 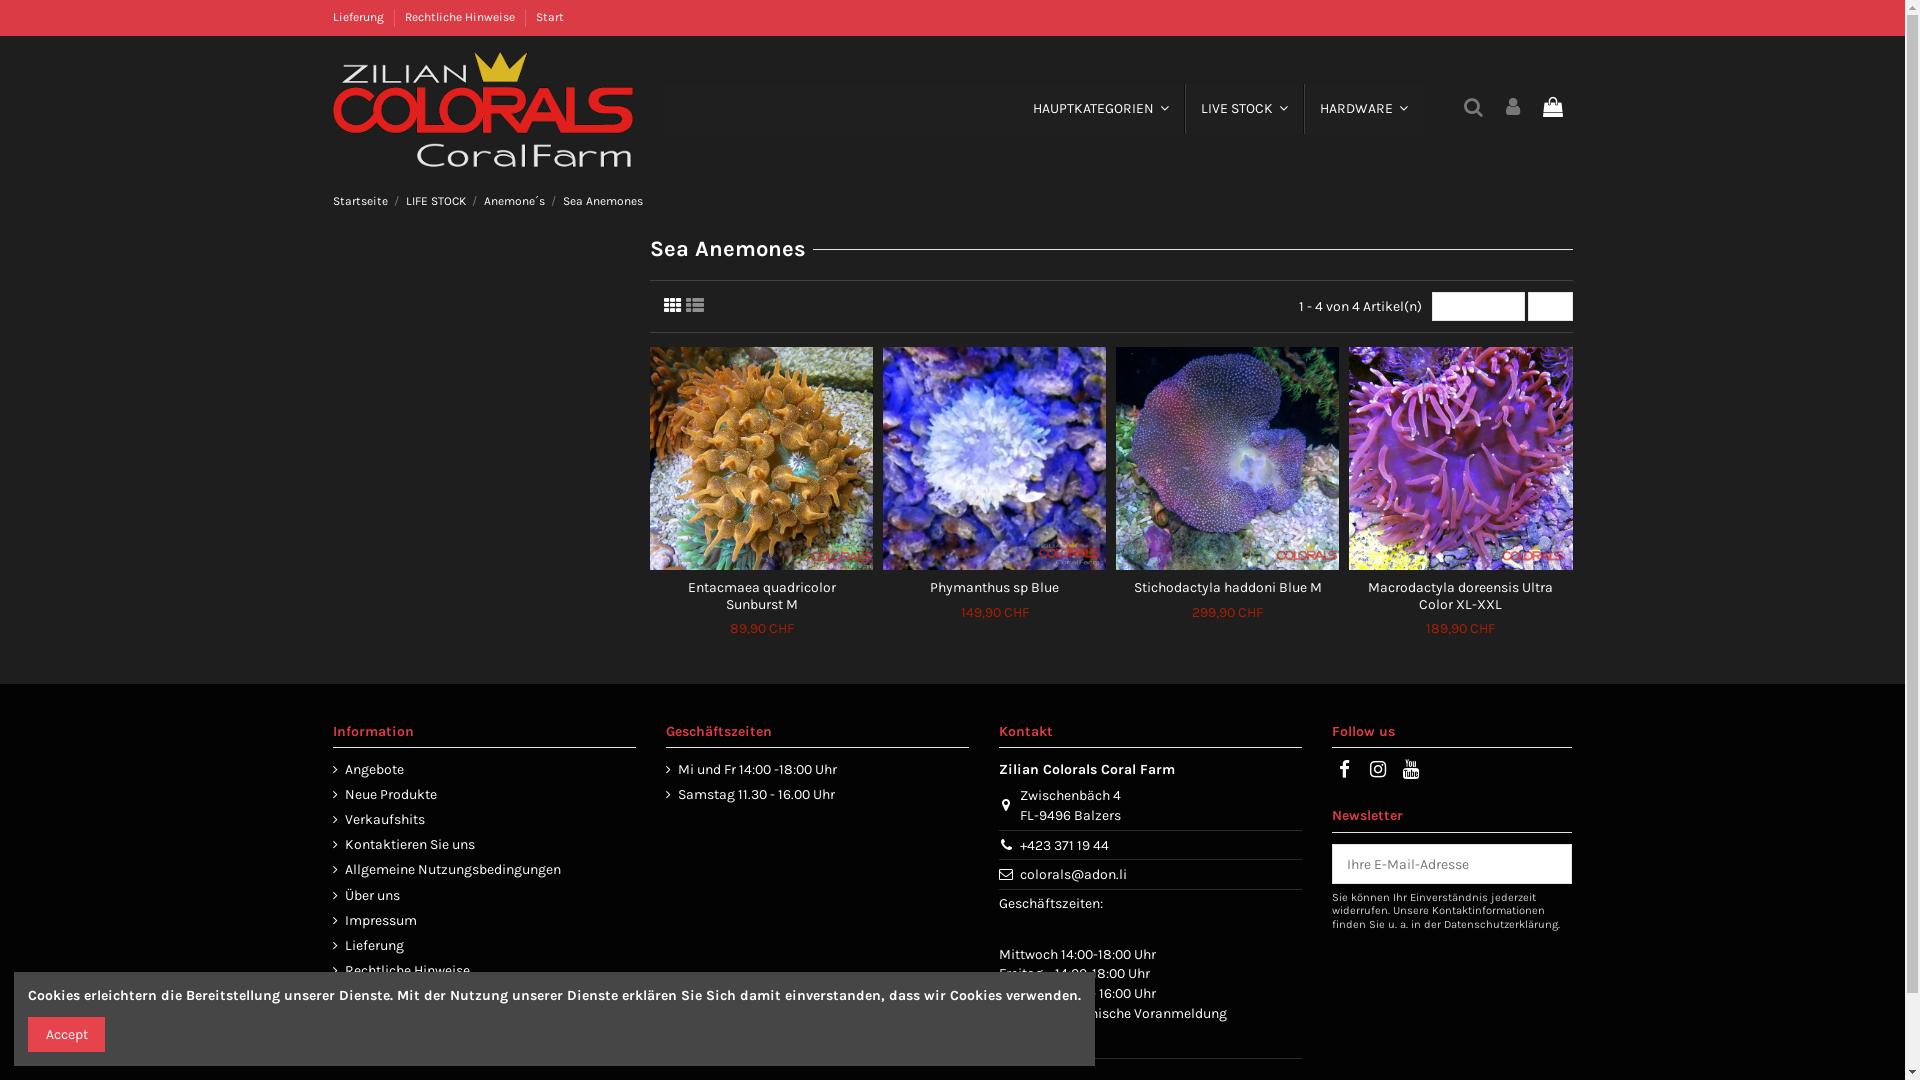 I want to click on 'HARDWARE', so click(x=1362, y=108).